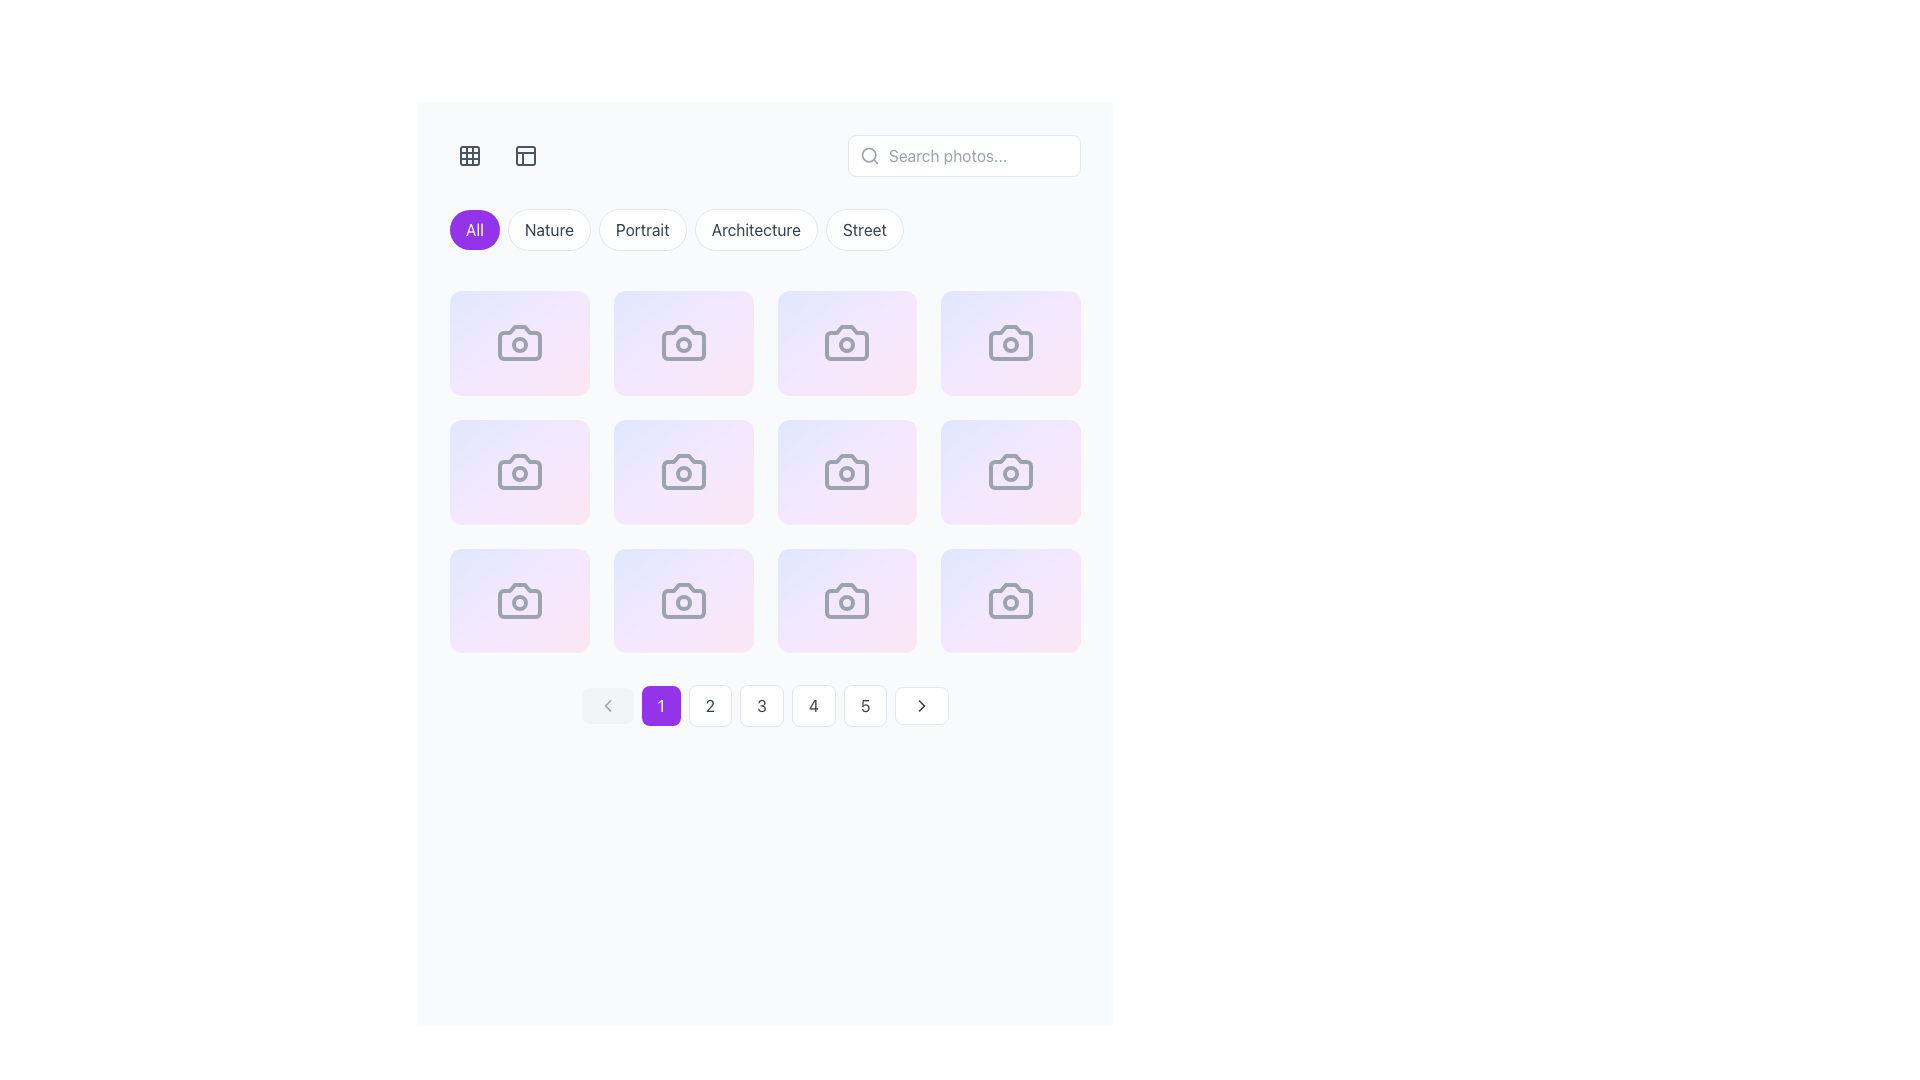 This screenshot has height=1080, width=1920. What do you see at coordinates (1065, 362) in the screenshot?
I see `the fourth button in the row of interactive buttons, which likely serves as a toggle for visibility or viewing of the content displayed above it` at bounding box center [1065, 362].